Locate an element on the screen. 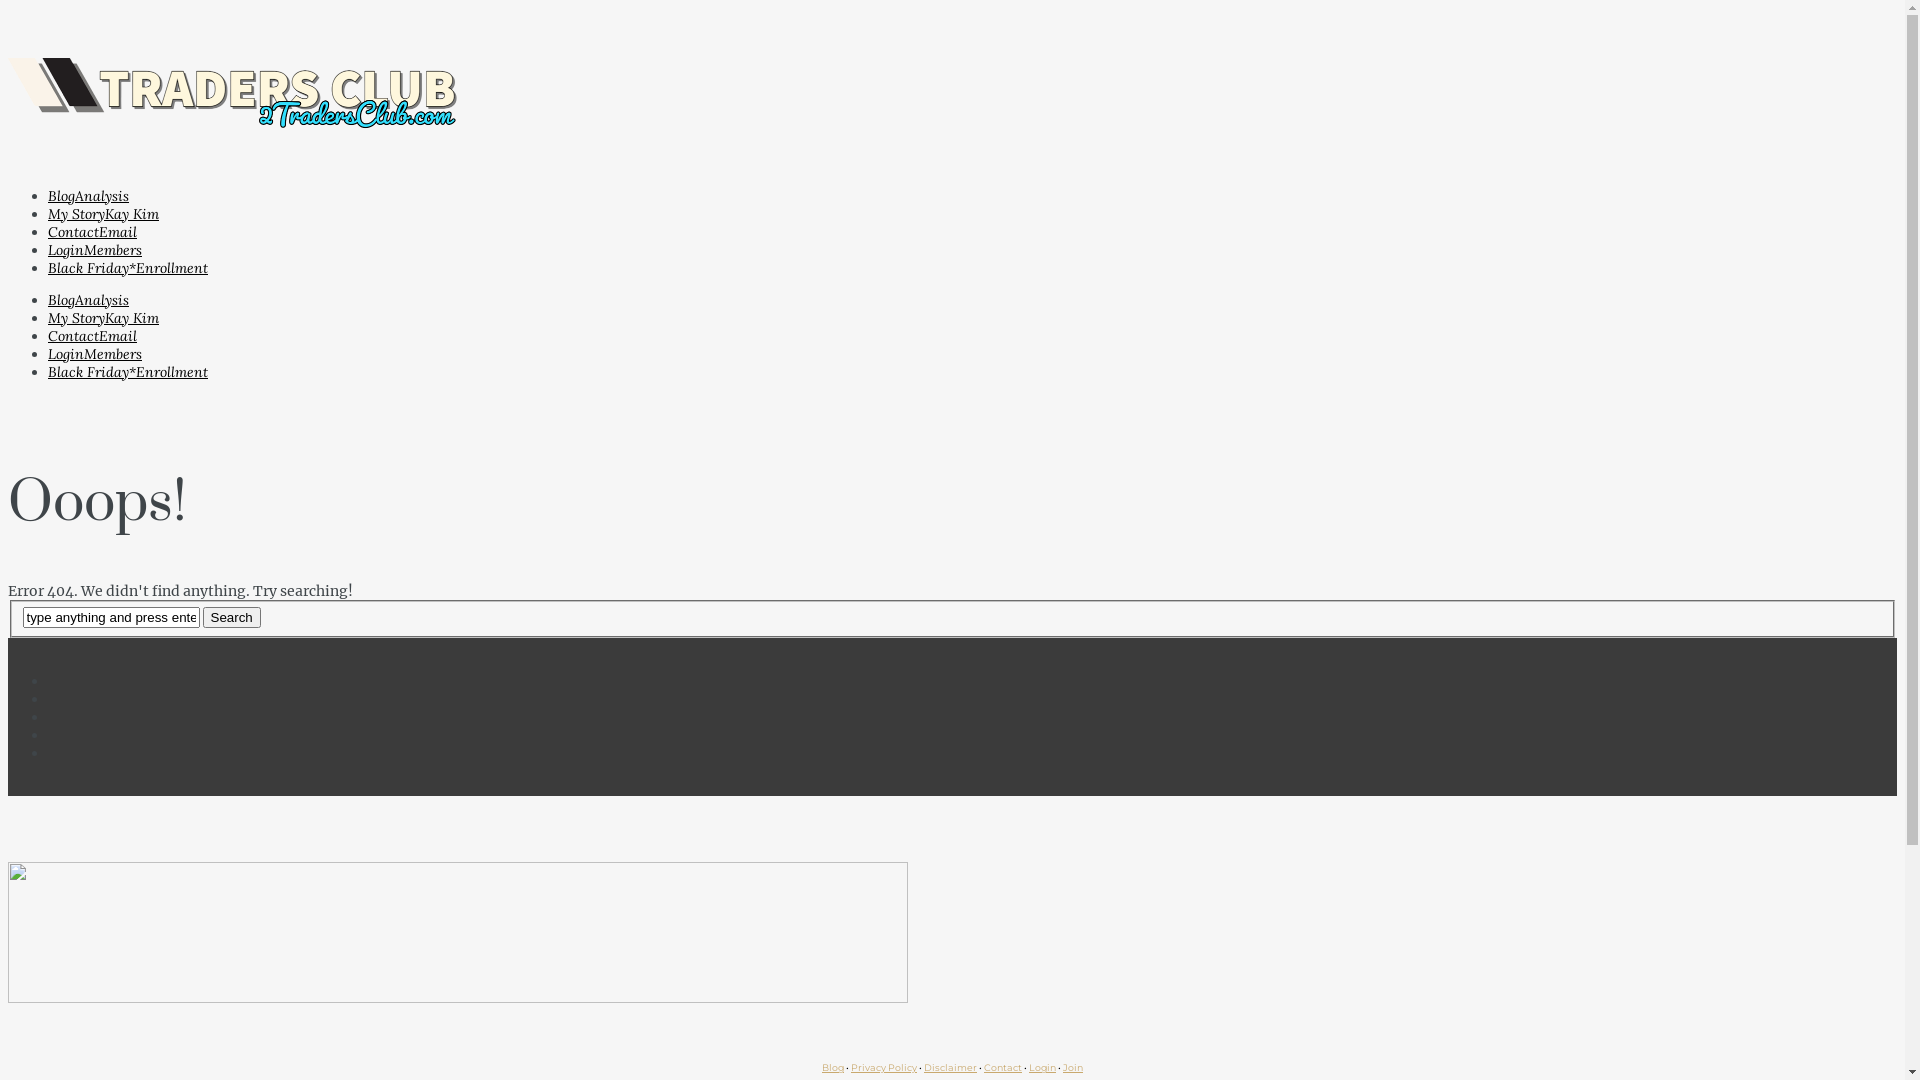 Image resolution: width=1920 pixels, height=1080 pixels. 'My StoryKay Kim' is located at coordinates (102, 315).